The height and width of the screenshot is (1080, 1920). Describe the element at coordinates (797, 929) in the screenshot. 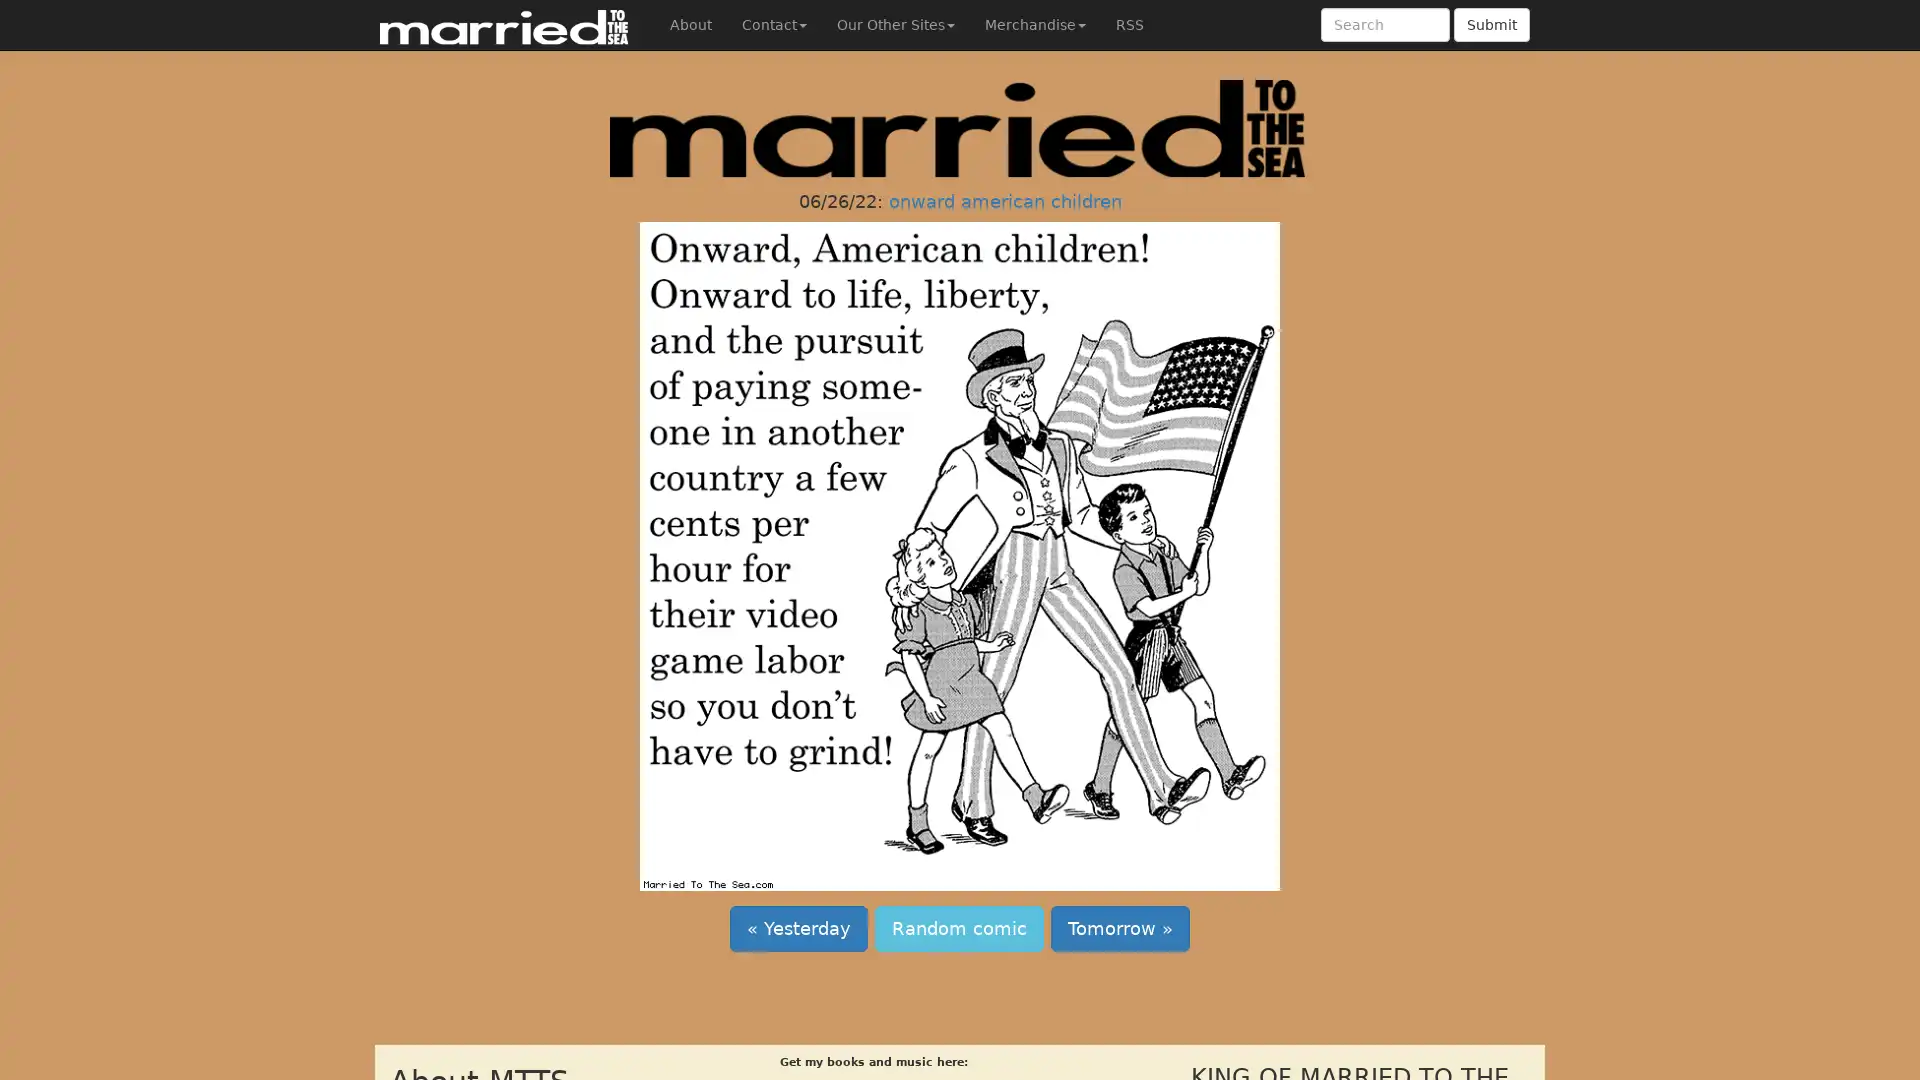

I see `Yesterday` at that location.